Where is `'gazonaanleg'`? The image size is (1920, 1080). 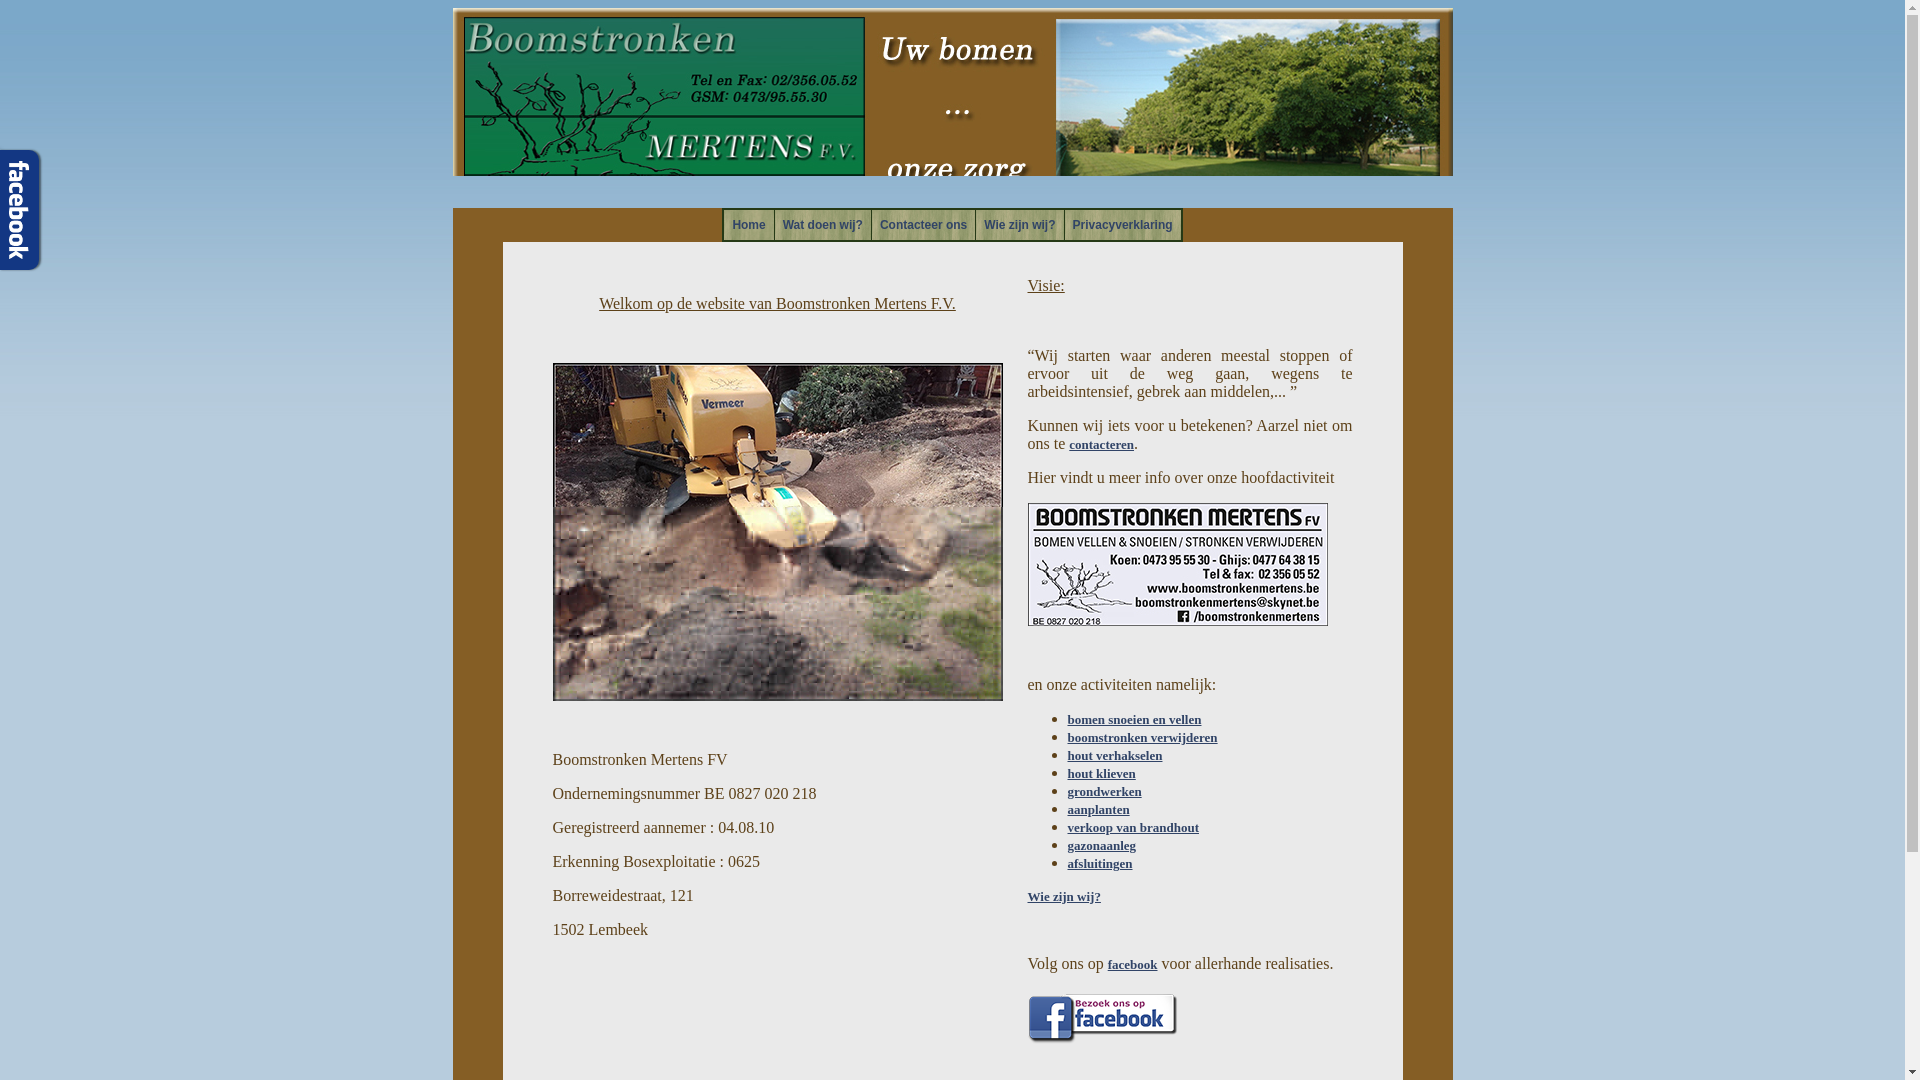
'gazonaanleg' is located at coordinates (1101, 845).